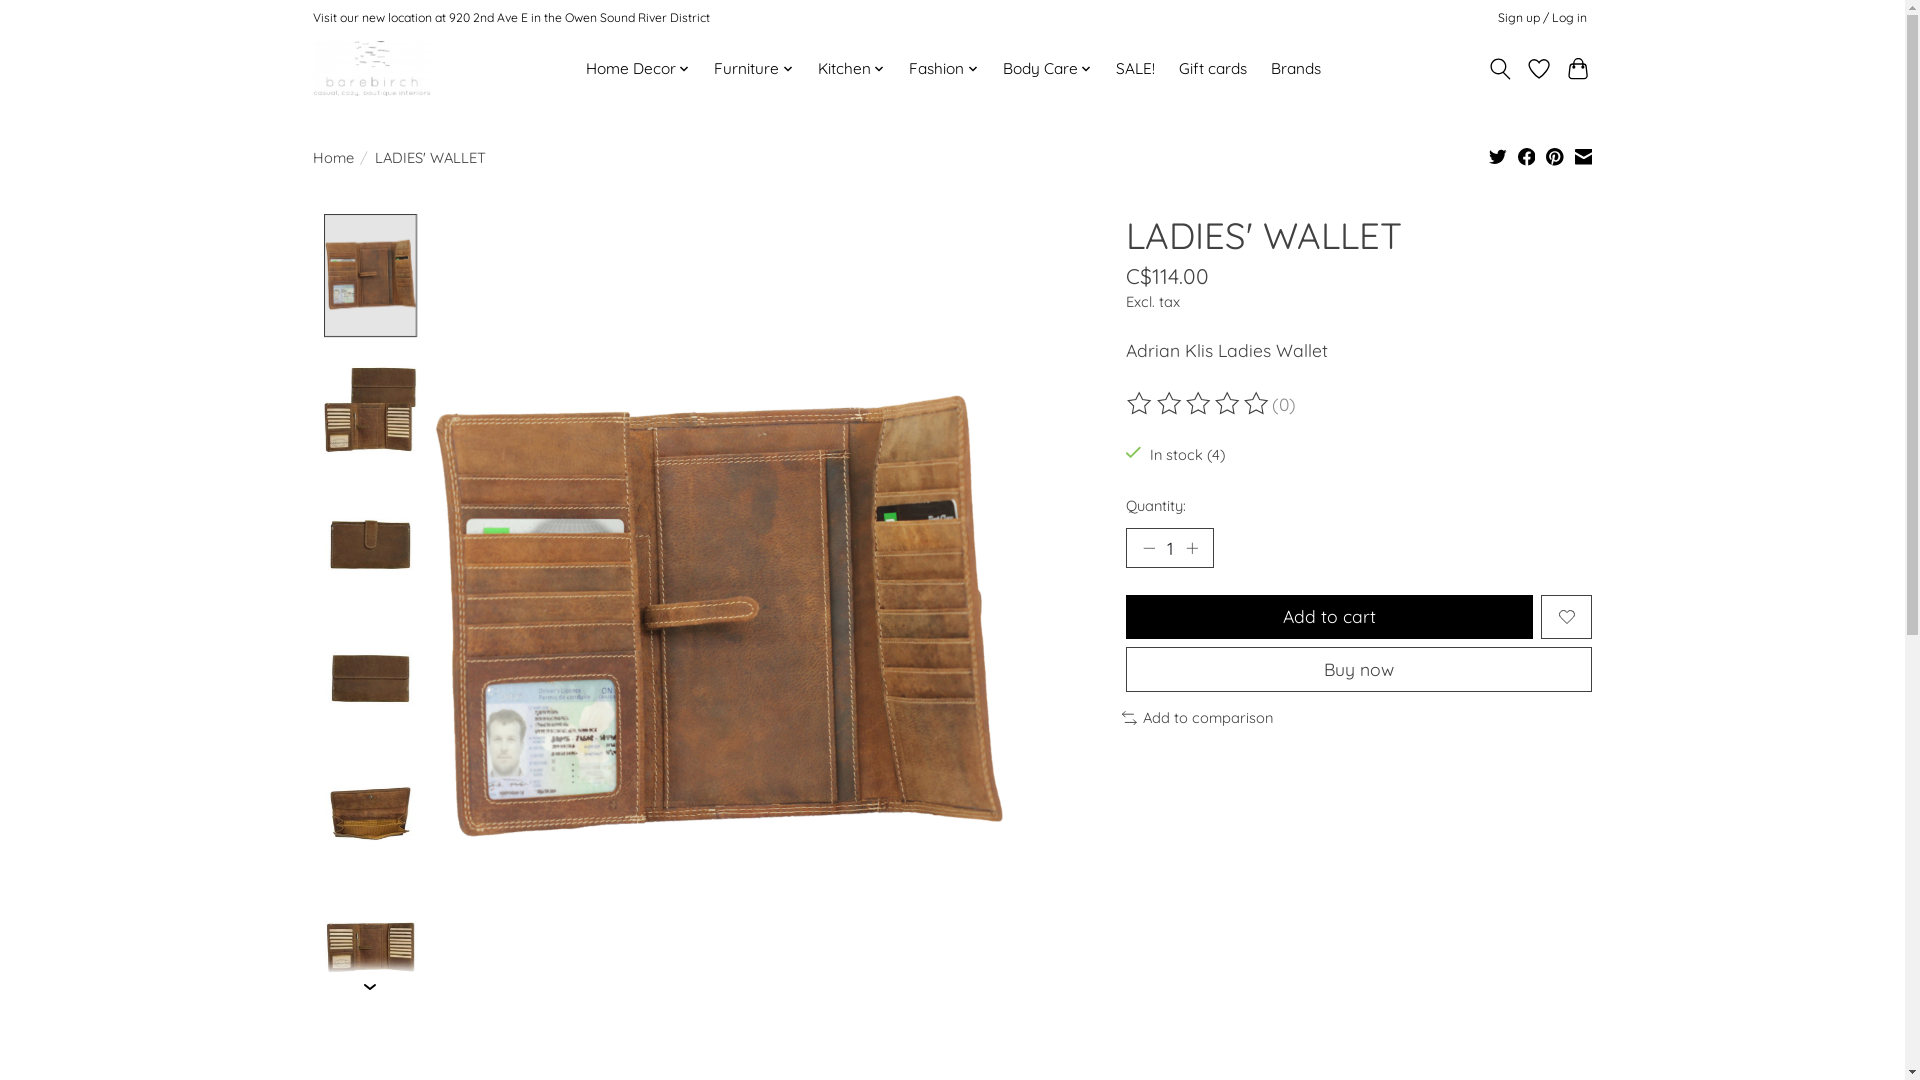  I want to click on 'Share on Twitter', so click(1497, 157).